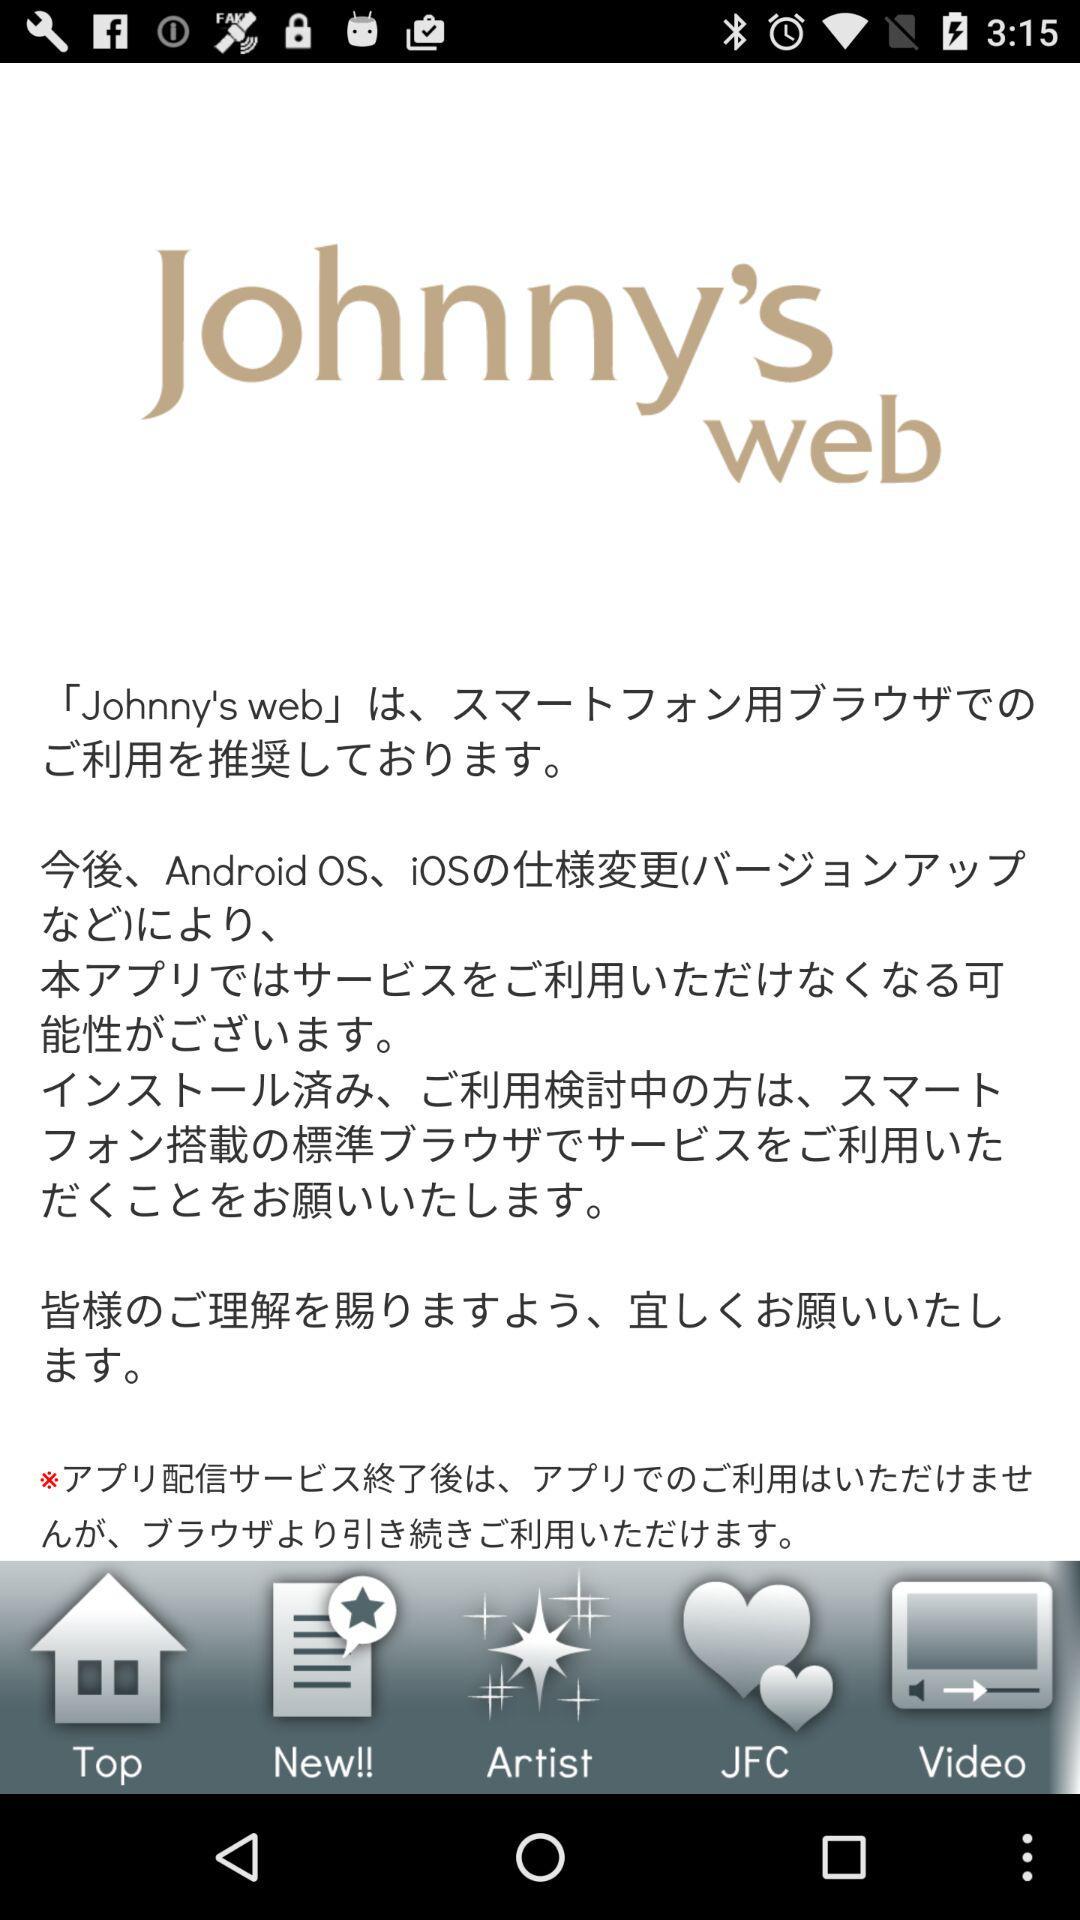  Describe the element at coordinates (540, 811) in the screenshot. I see `screen botton` at that location.